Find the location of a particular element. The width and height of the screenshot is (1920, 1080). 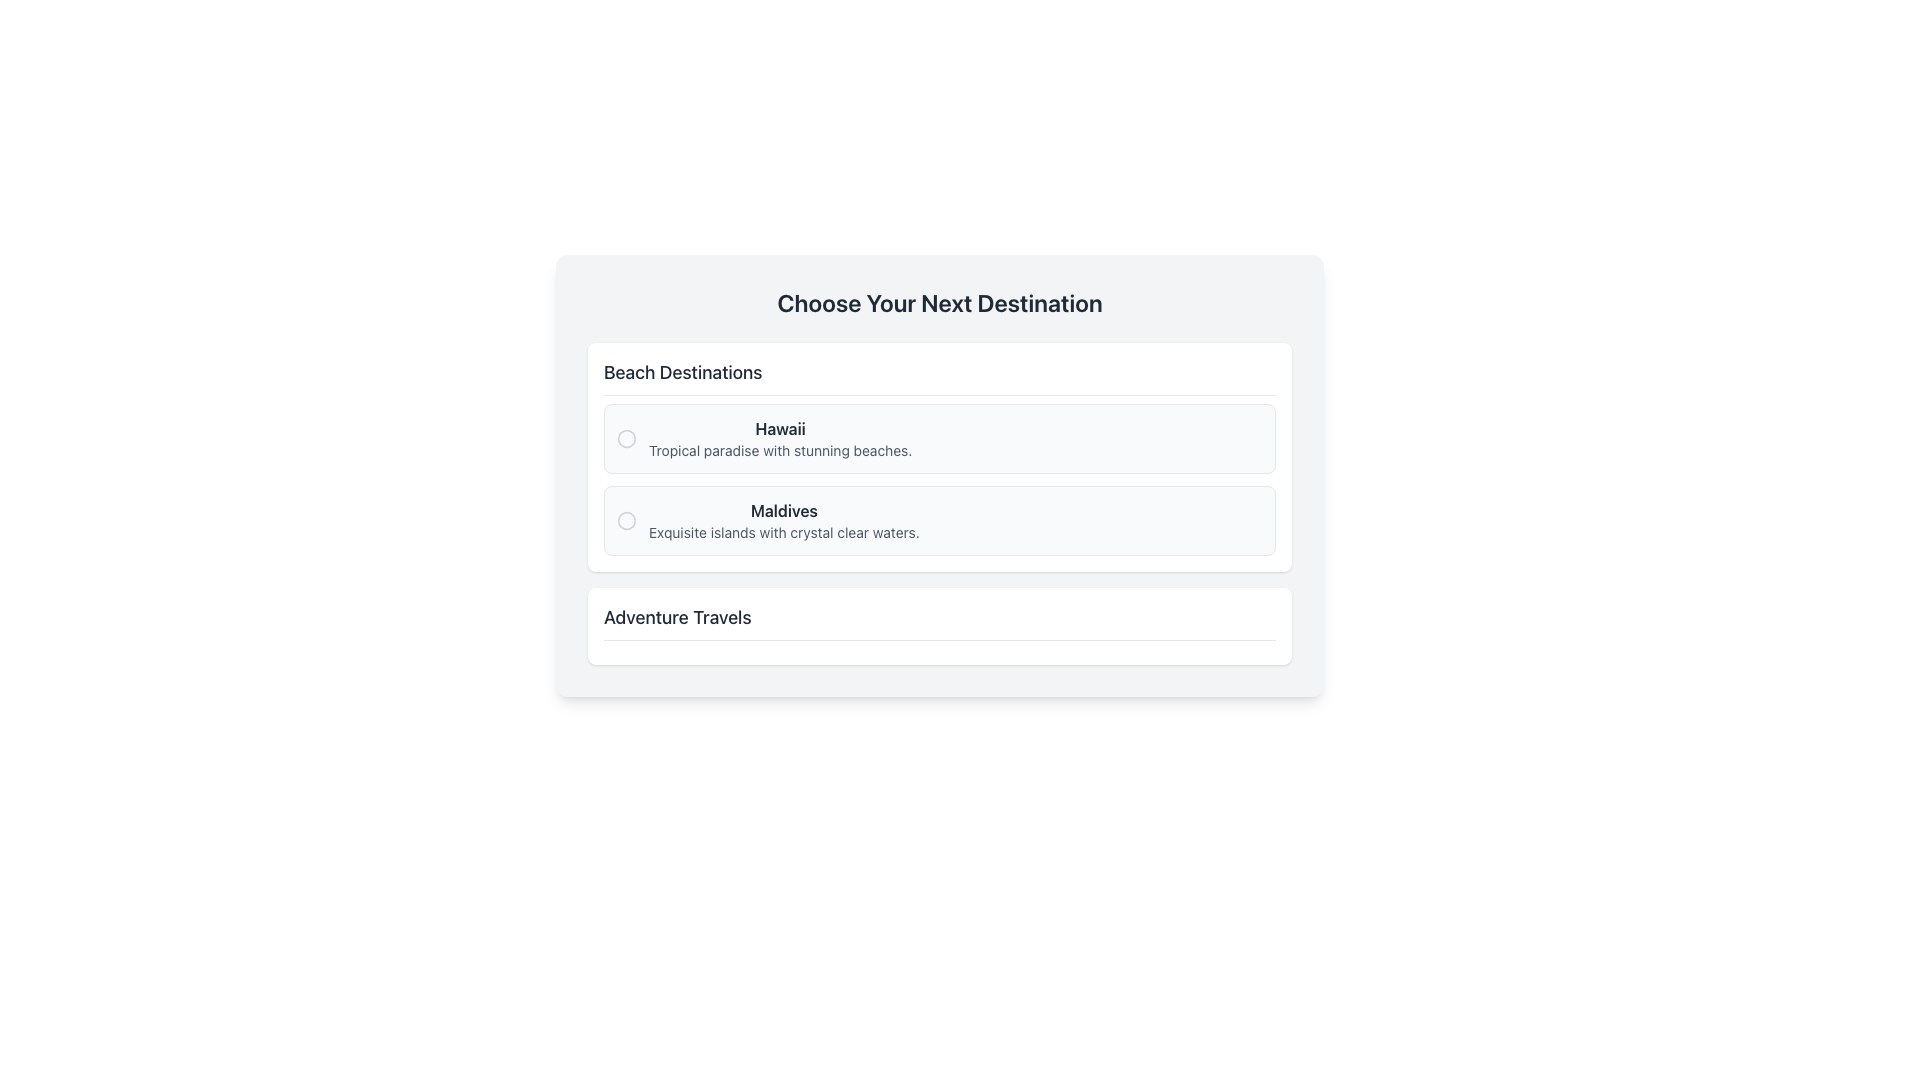

the text block providing information about 'Hawaii' in the 'Beach Destinations' section is located at coordinates (779, 438).